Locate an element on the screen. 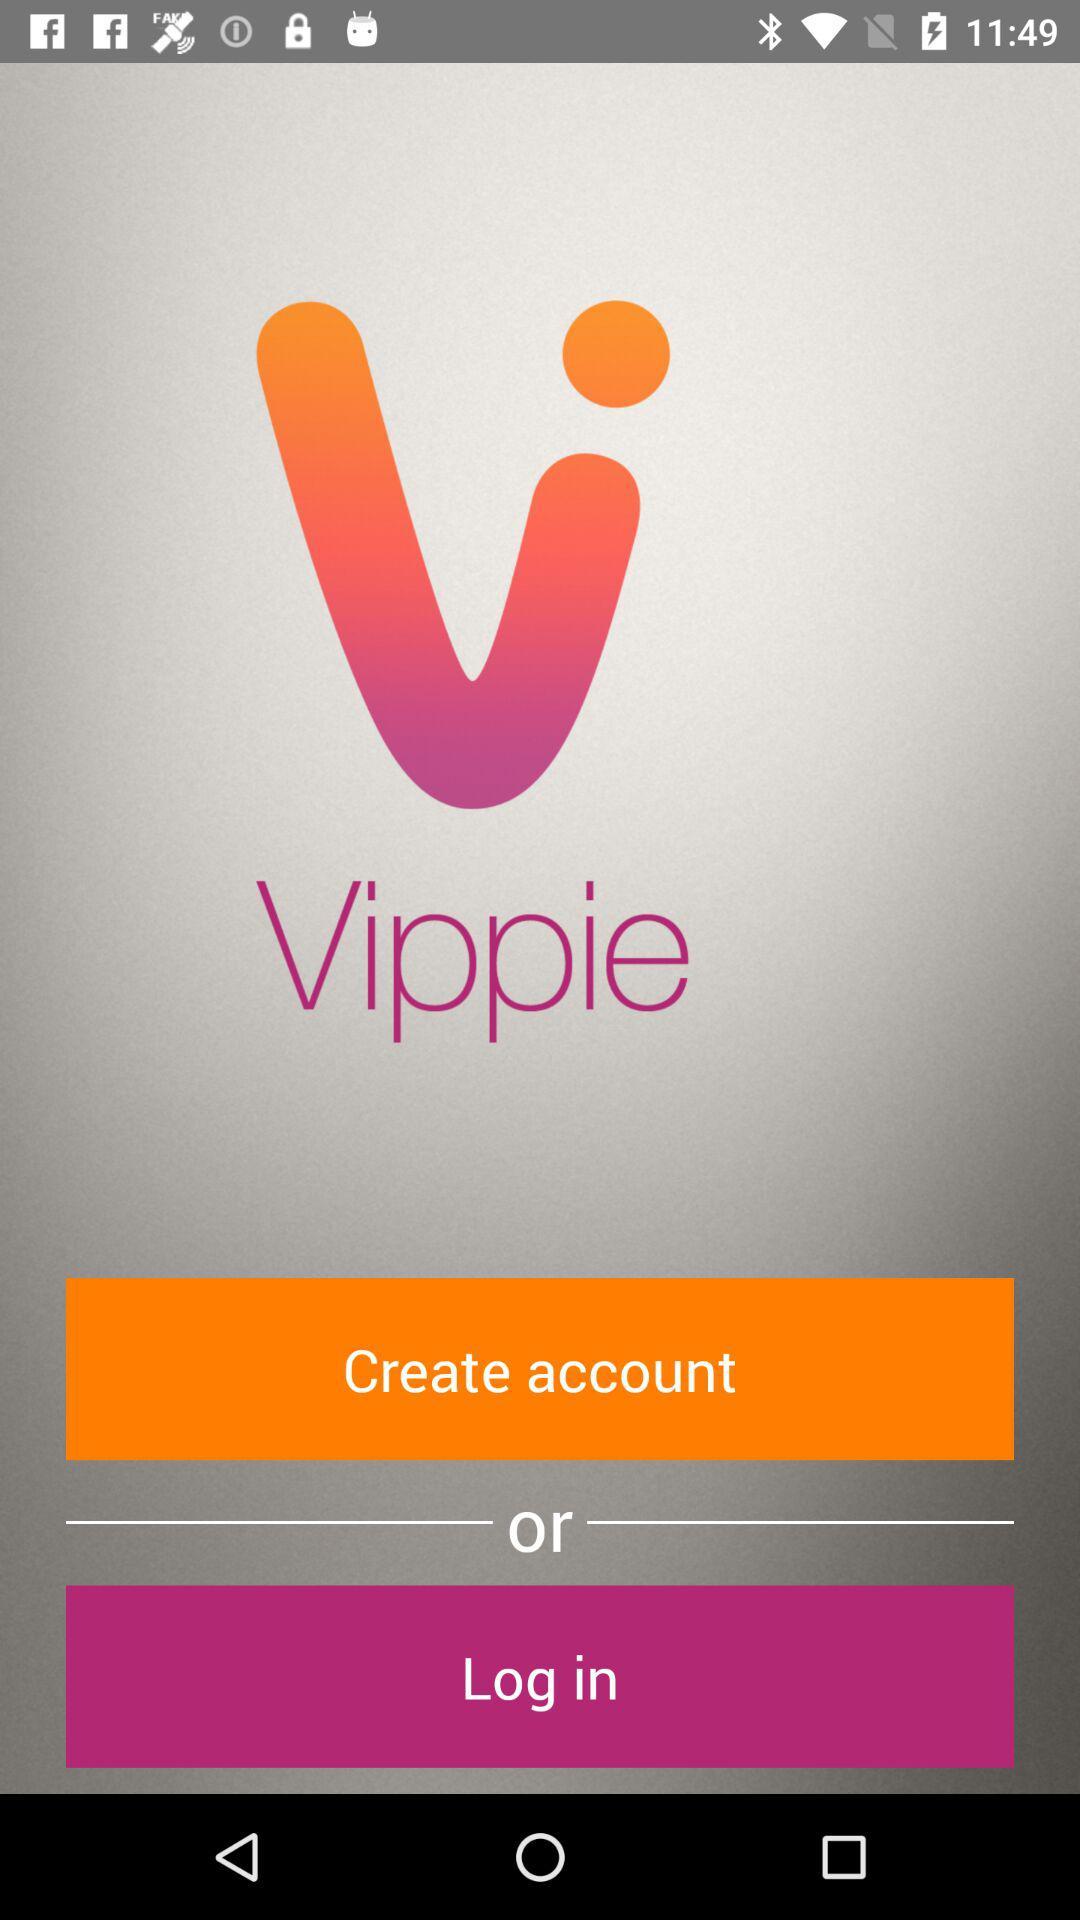  icon above the or is located at coordinates (540, 1368).